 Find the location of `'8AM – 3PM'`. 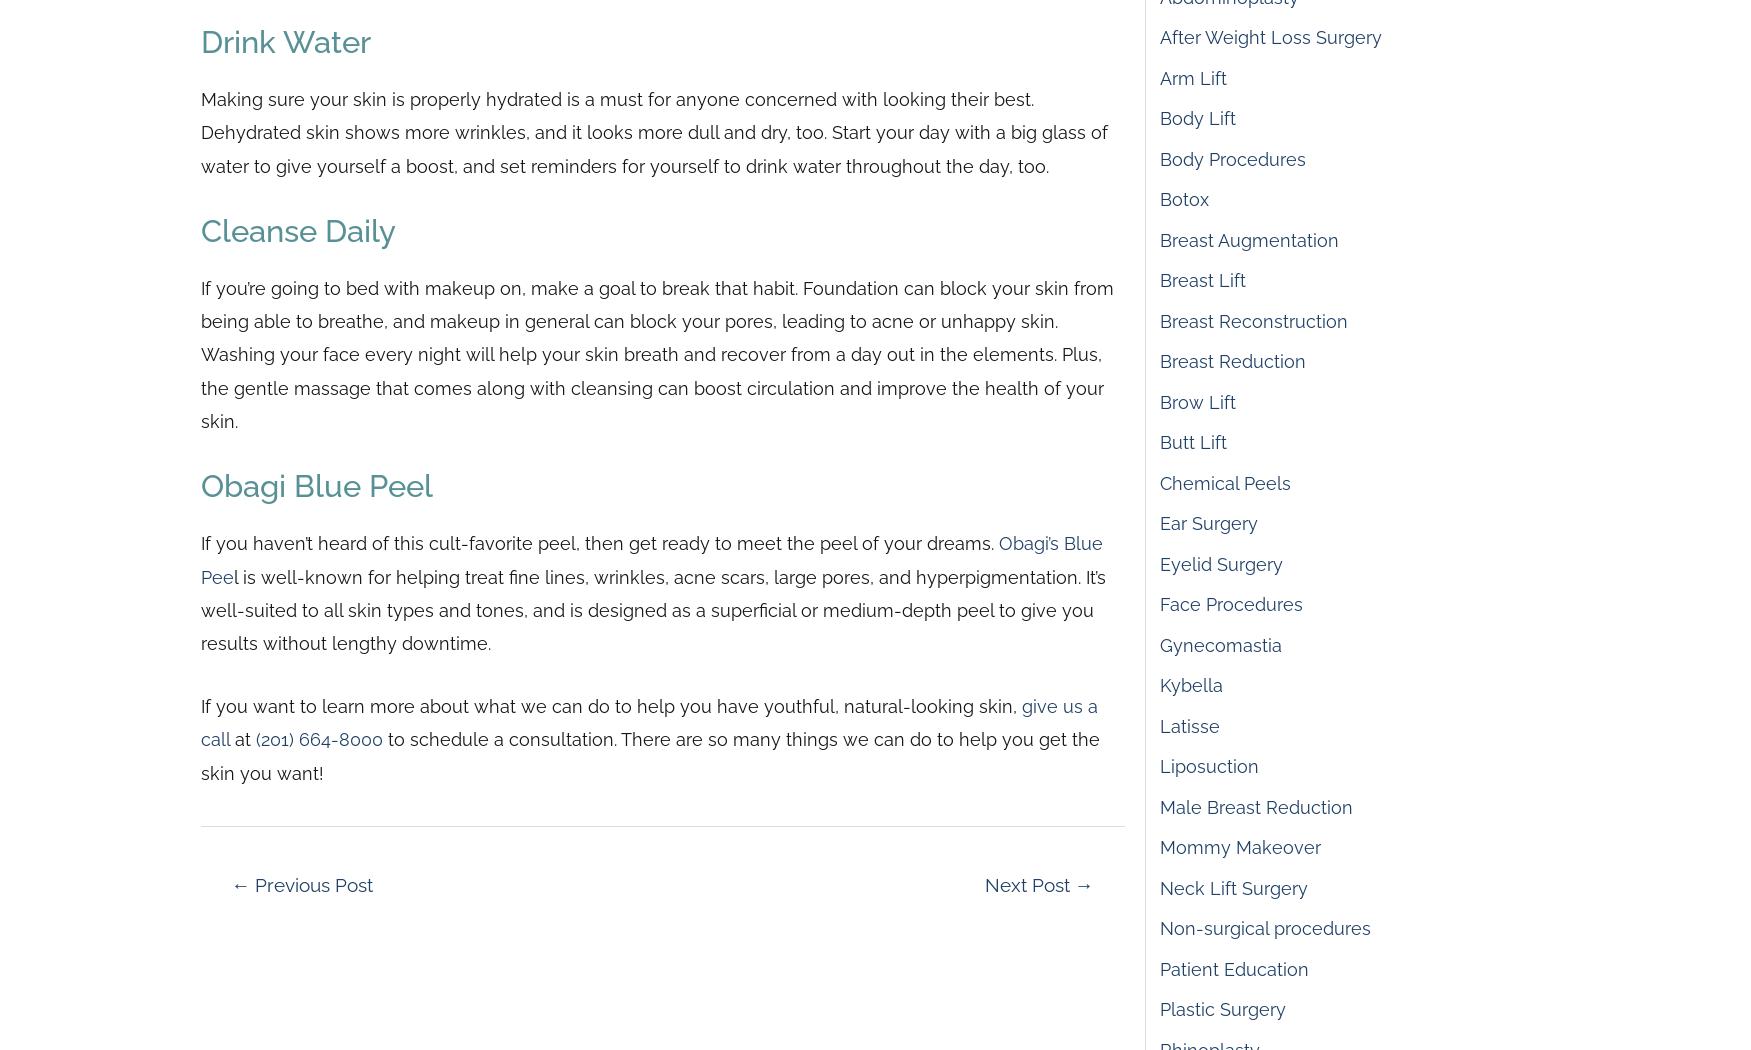

'8AM – 3PM' is located at coordinates (1355, 222).